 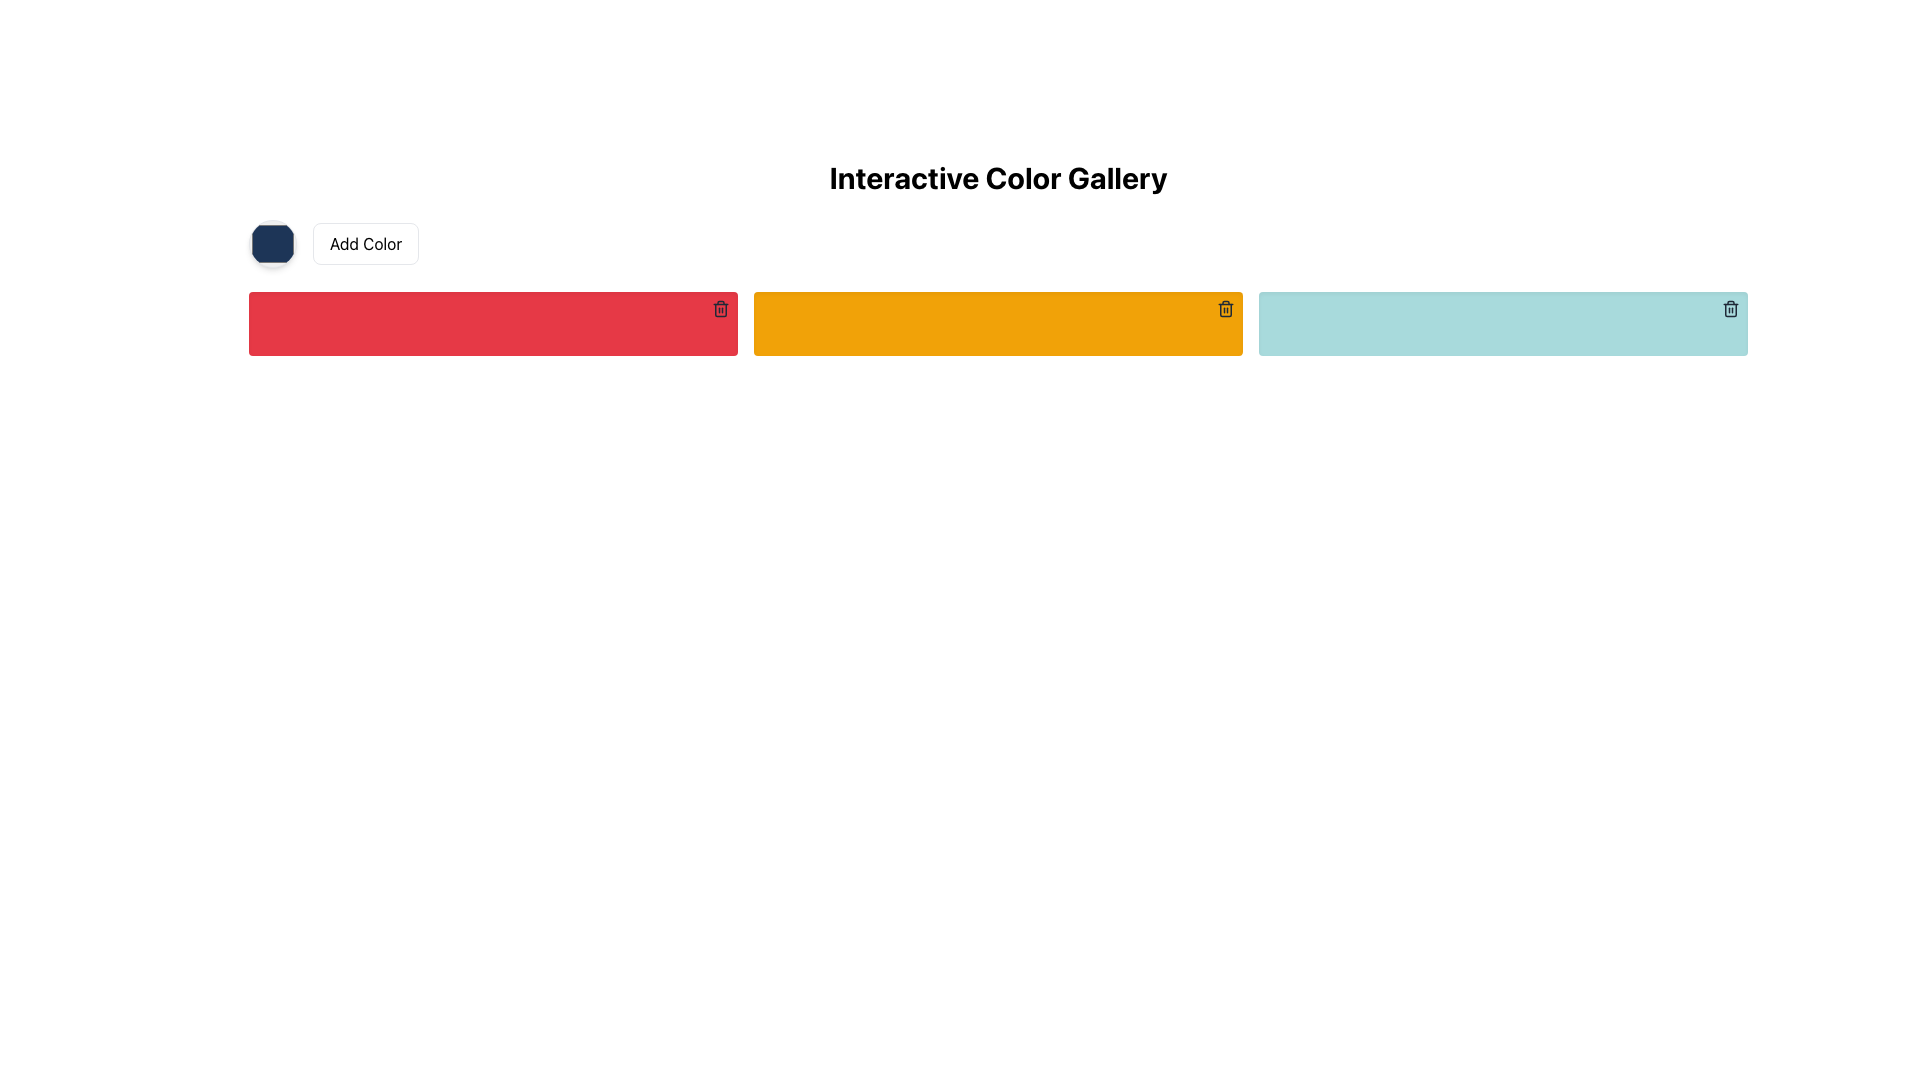 What do you see at coordinates (720, 308) in the screenshot?
I see `the delete button located at the top-right corner of the first red rectangular block` at bounding box center [720, 308].